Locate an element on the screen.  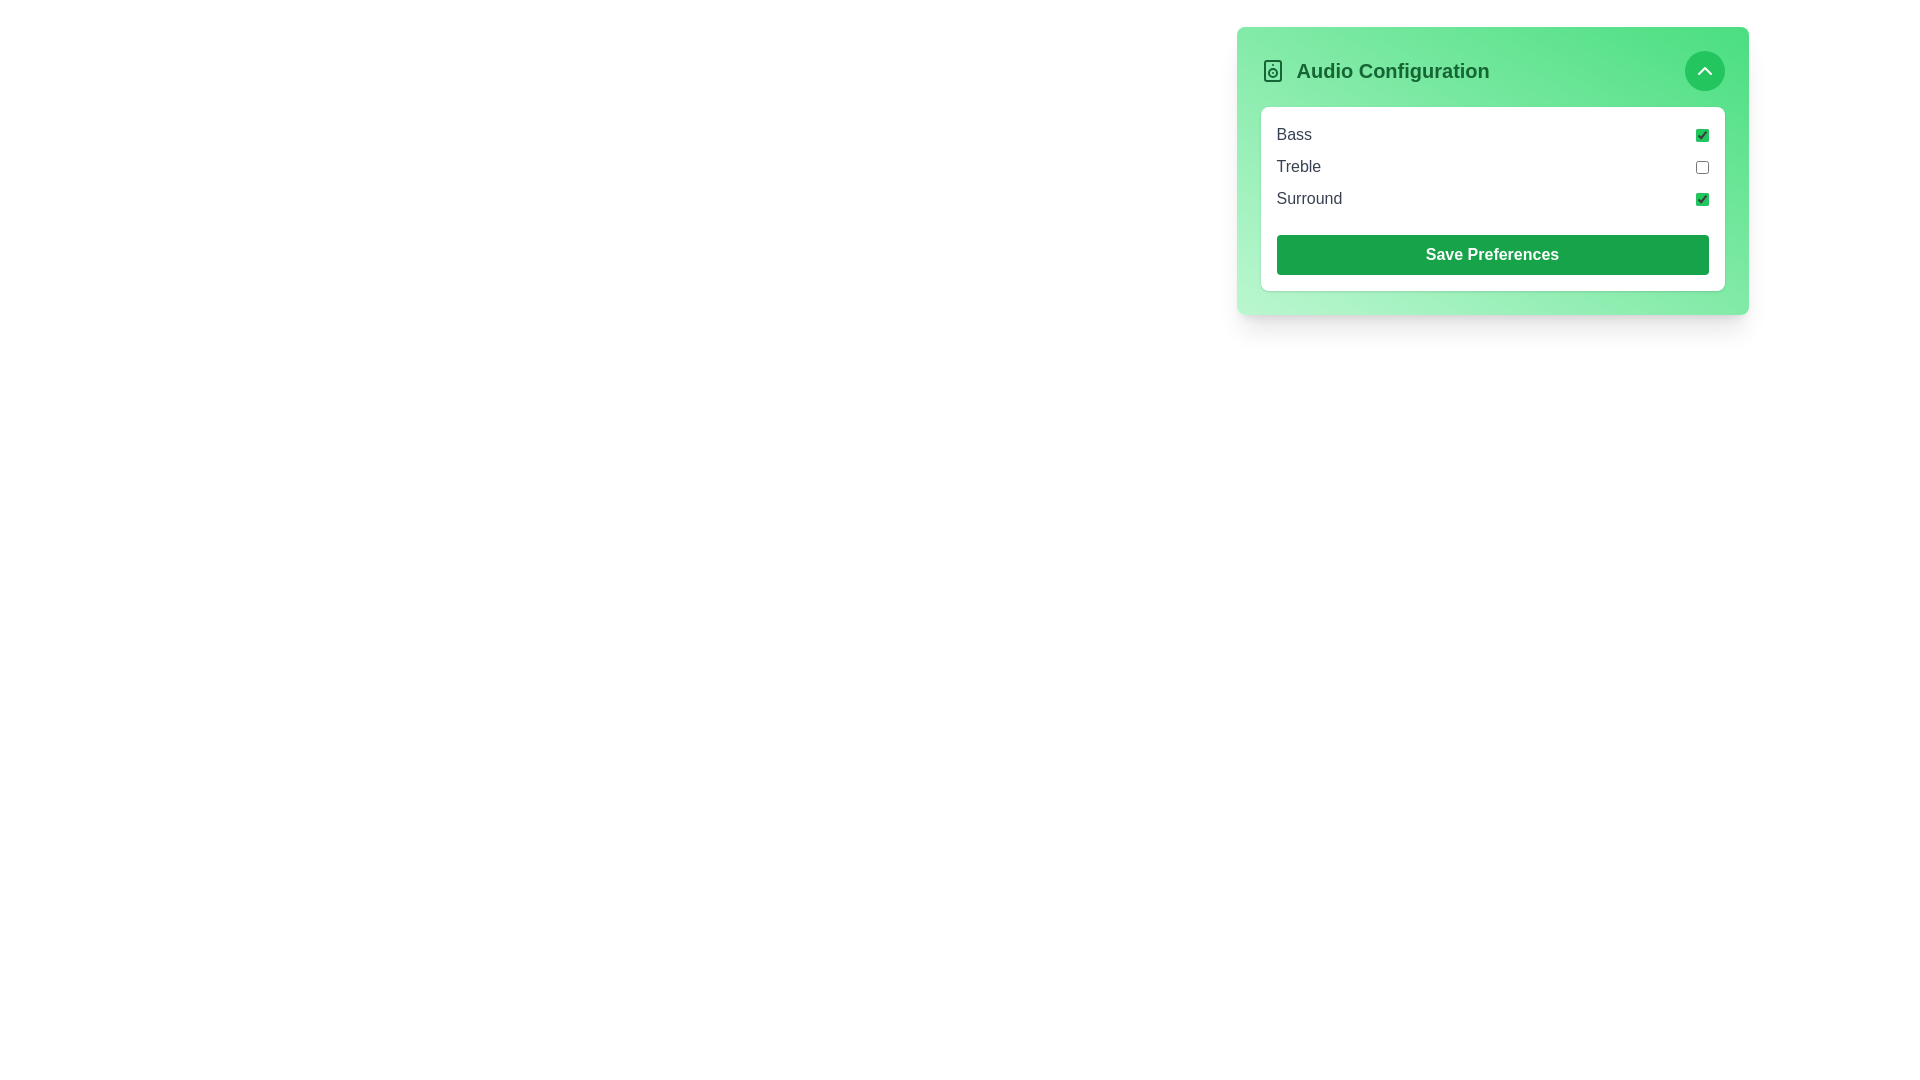
the green rectangular 'Save Preferences' button with rounded corners is located at coordinates (1492, 253).